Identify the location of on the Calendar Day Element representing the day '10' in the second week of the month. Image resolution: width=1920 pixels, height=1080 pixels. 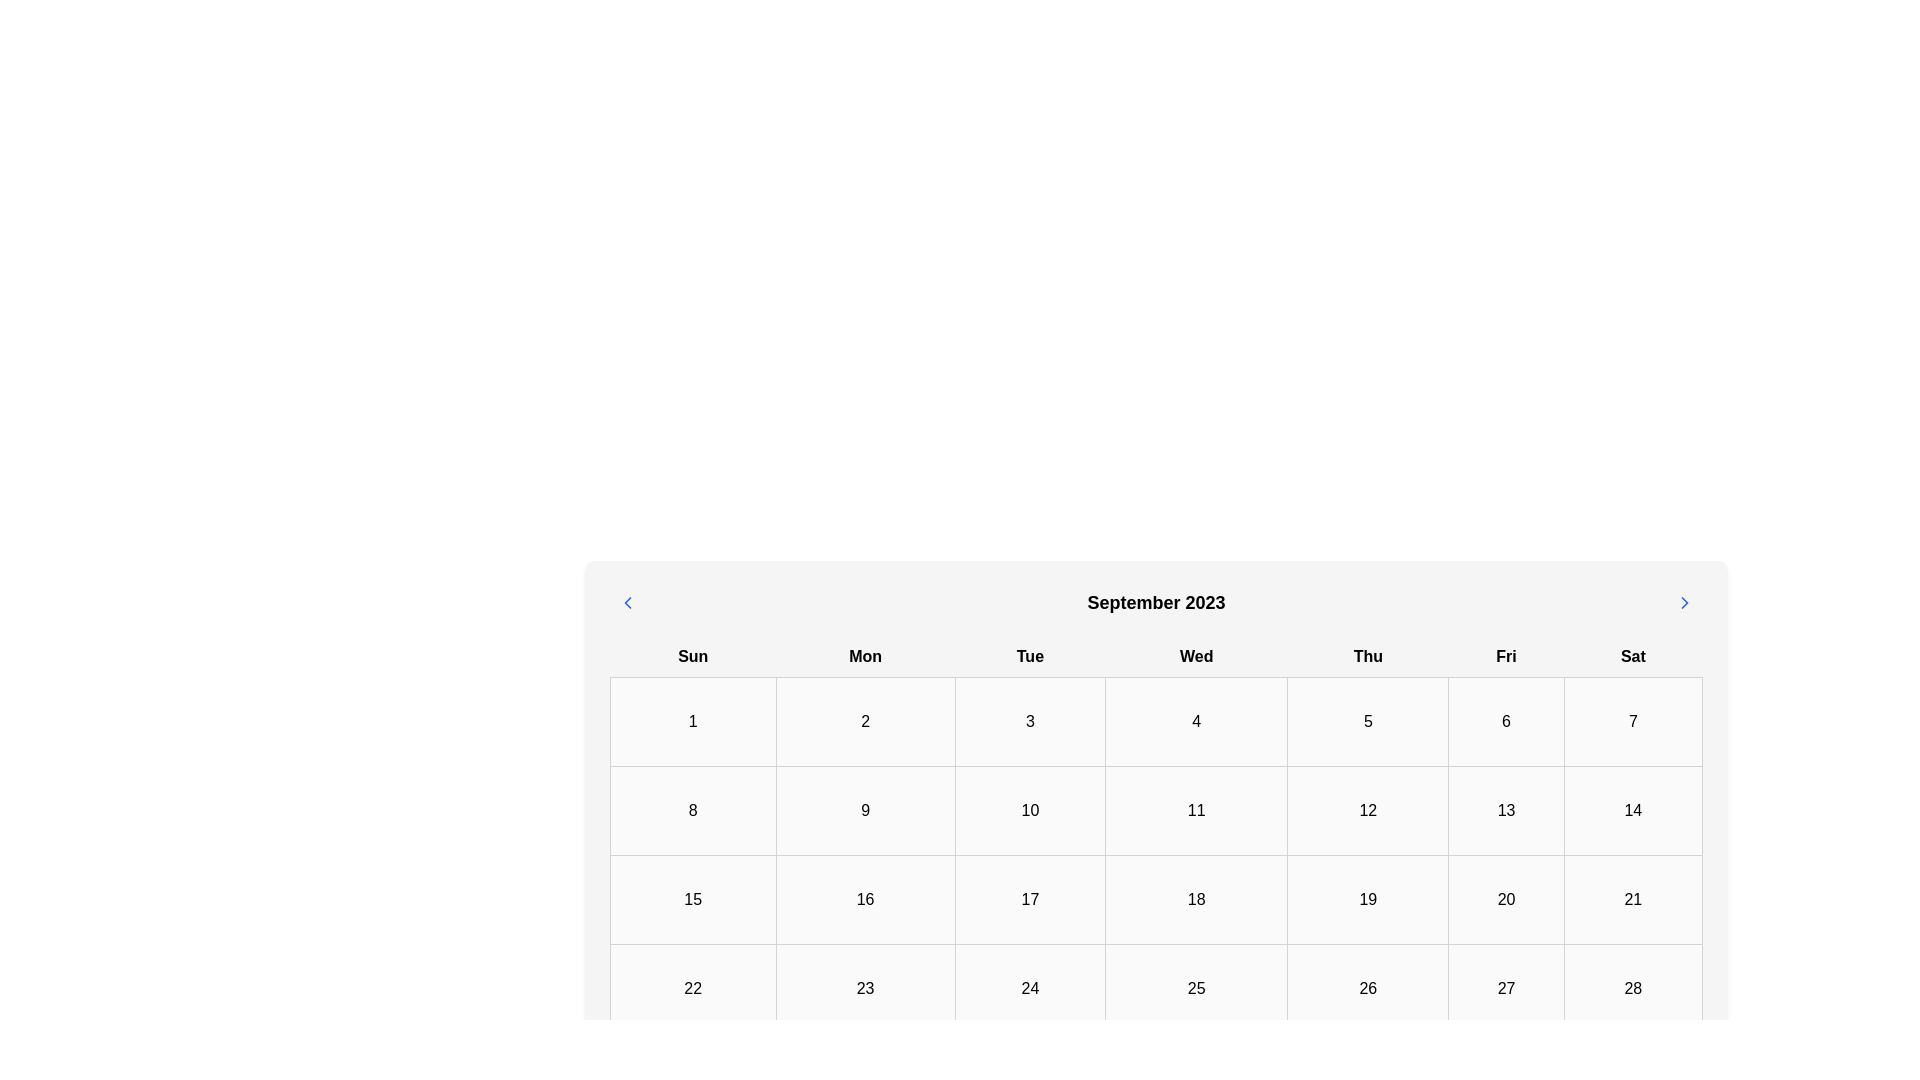
(1030, 810).